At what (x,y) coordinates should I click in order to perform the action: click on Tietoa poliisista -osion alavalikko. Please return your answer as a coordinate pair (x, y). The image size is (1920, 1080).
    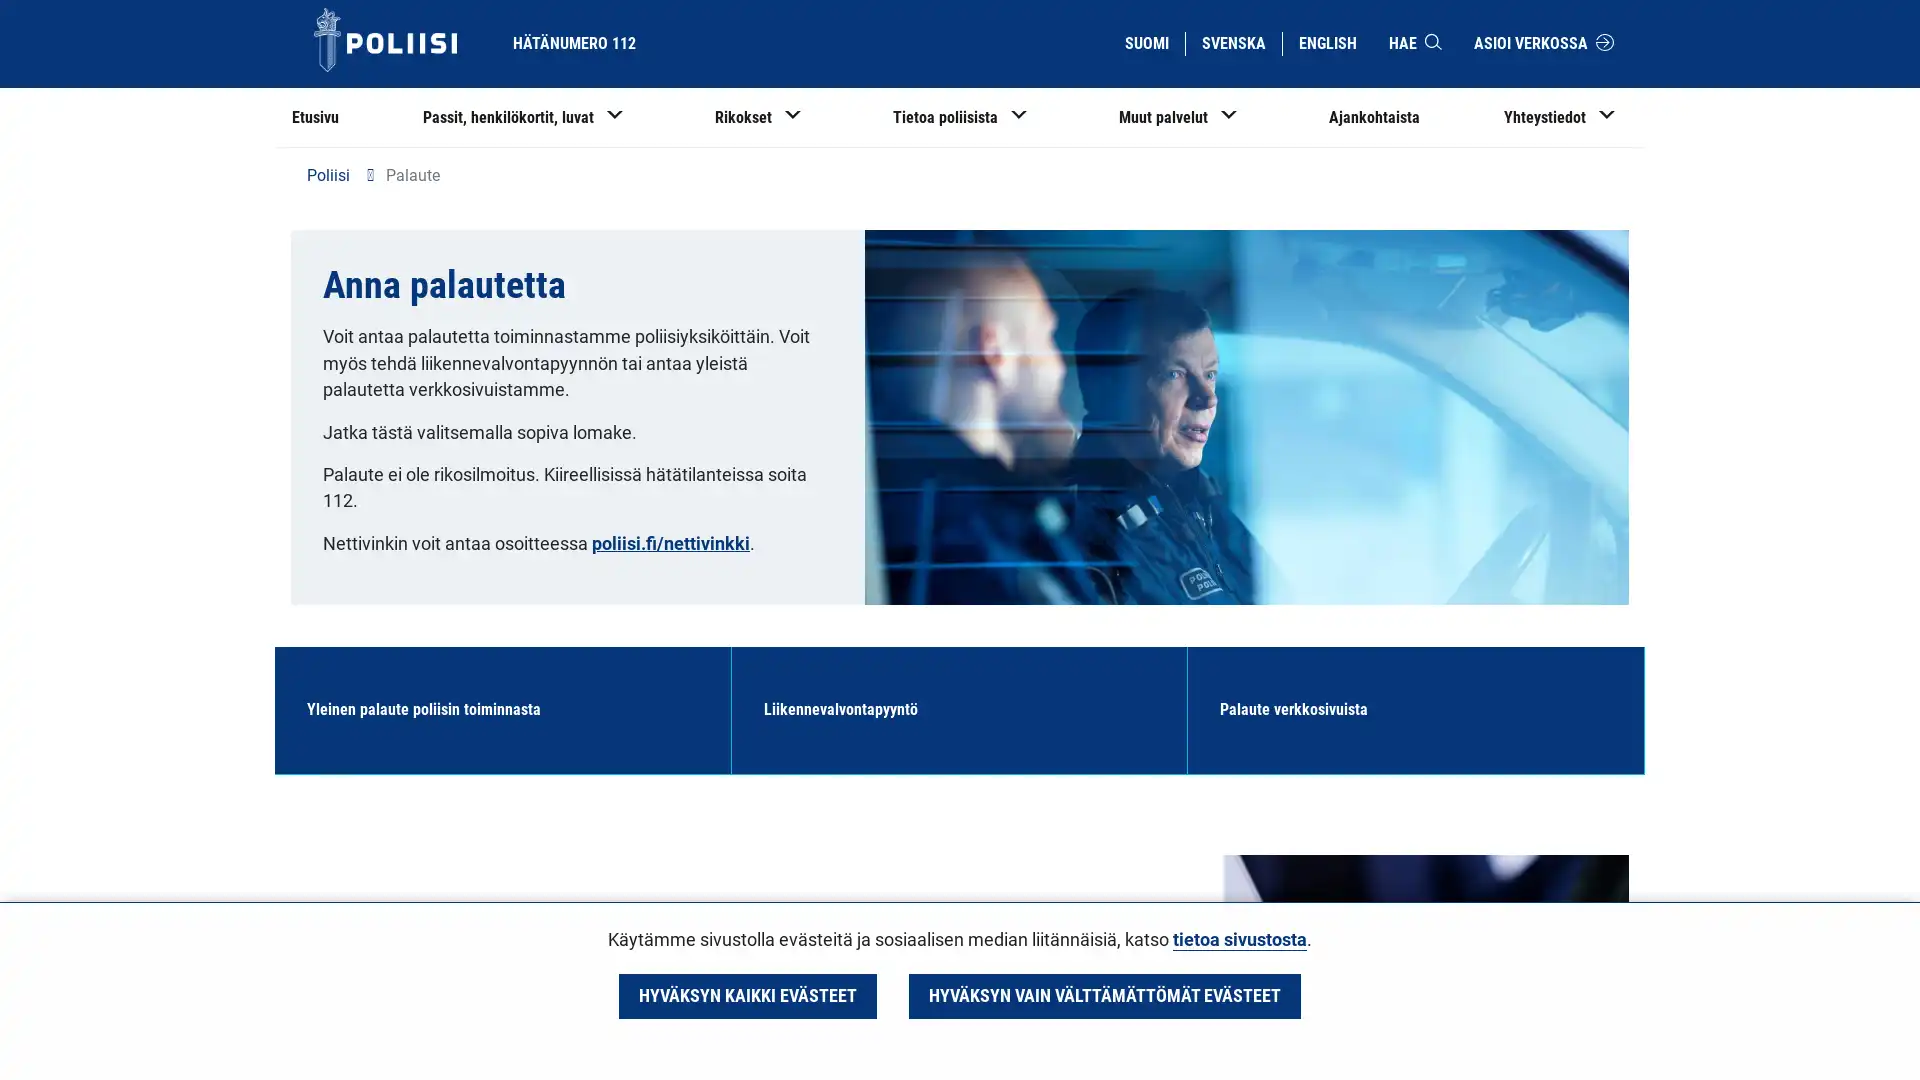
    Looking at the image, I should click on (1027, 120).